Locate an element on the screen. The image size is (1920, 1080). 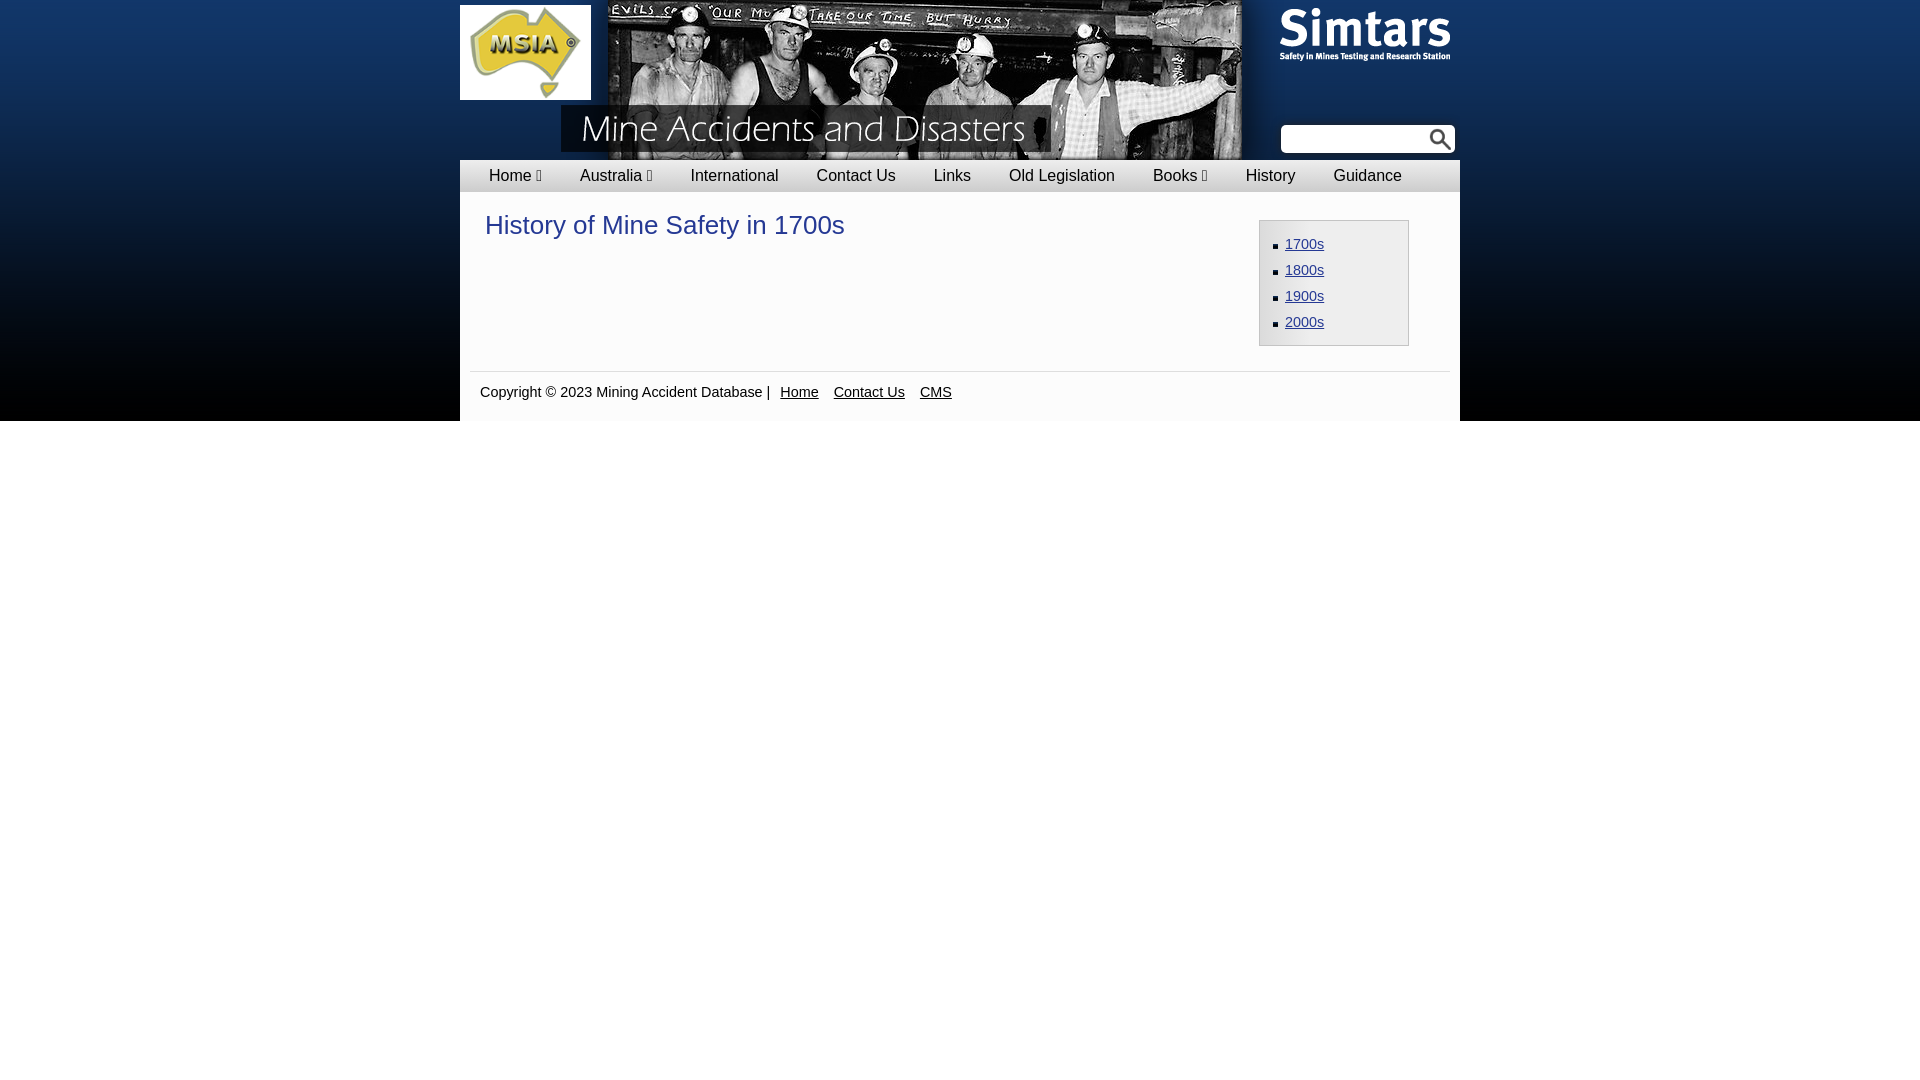
'Home' is located at coordinates (797, 392).